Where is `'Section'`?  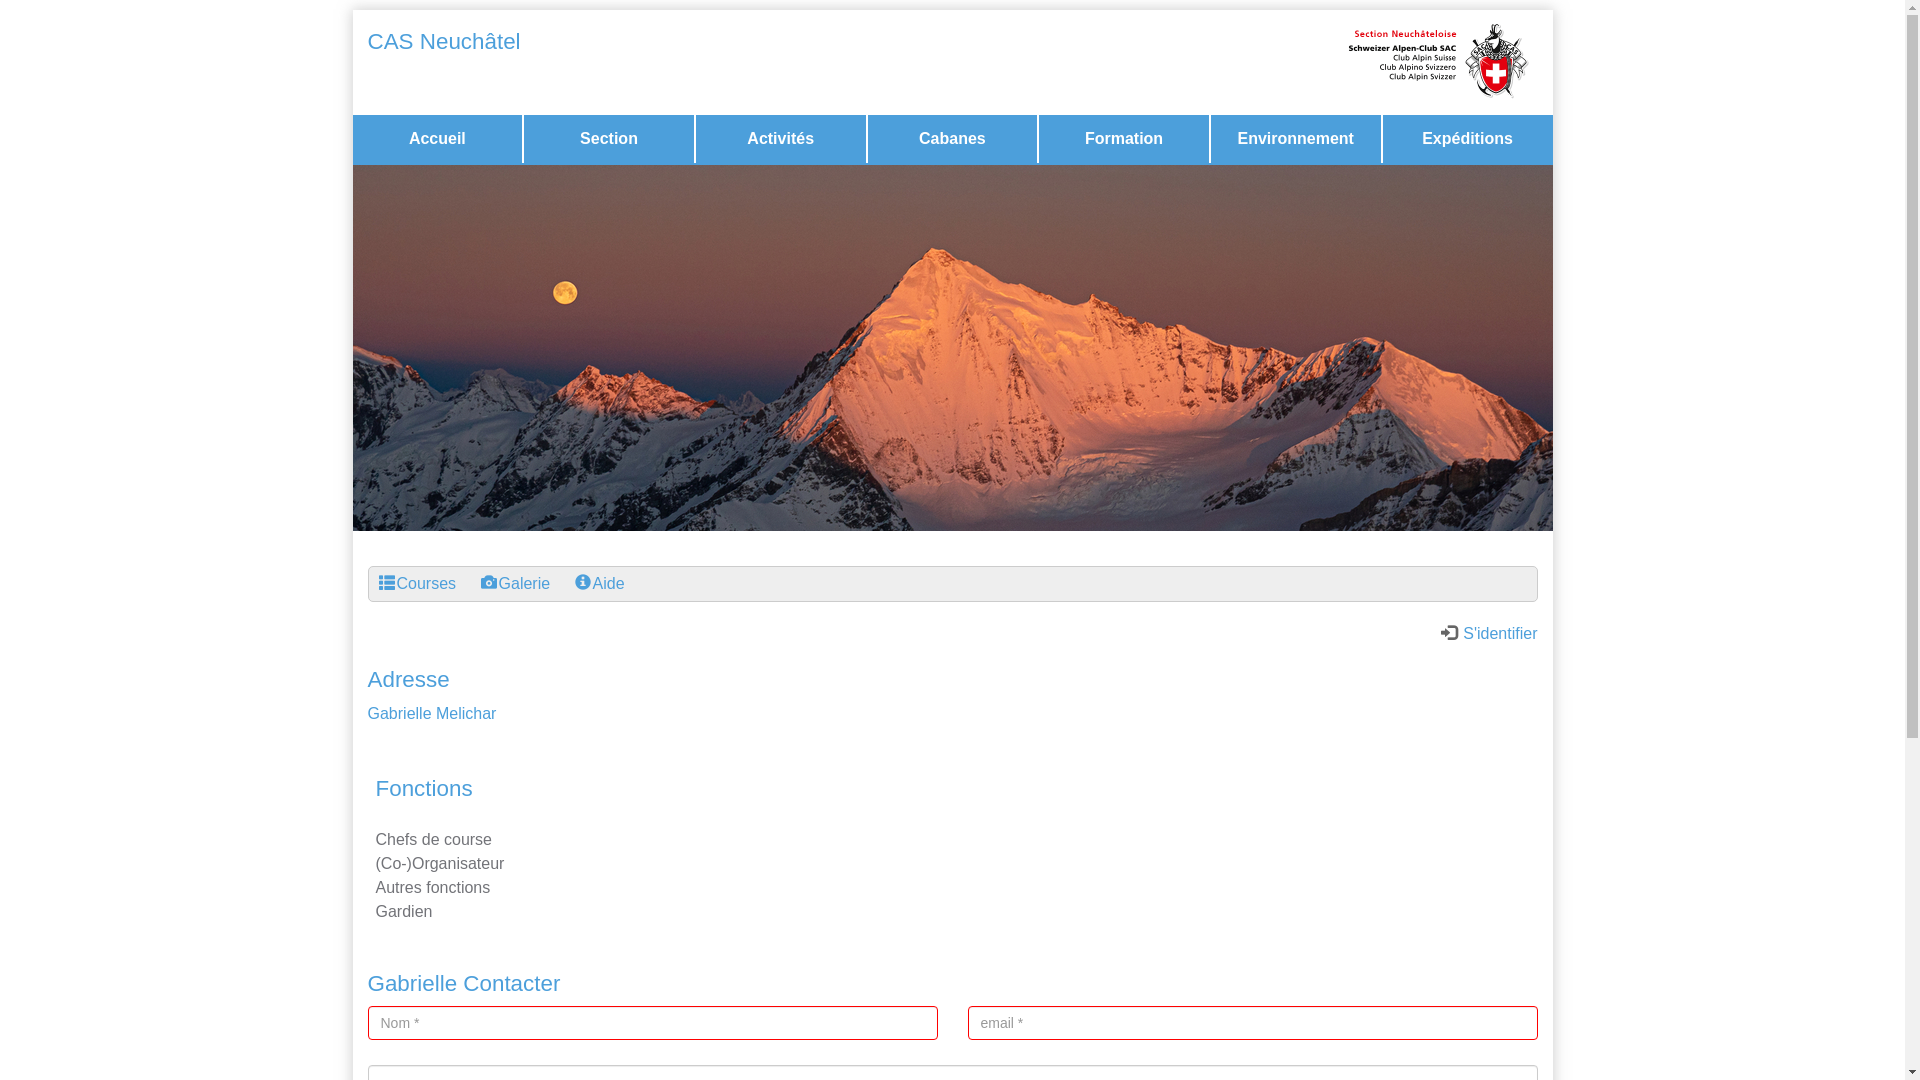 'Section' is located at coordinates (608, 137).